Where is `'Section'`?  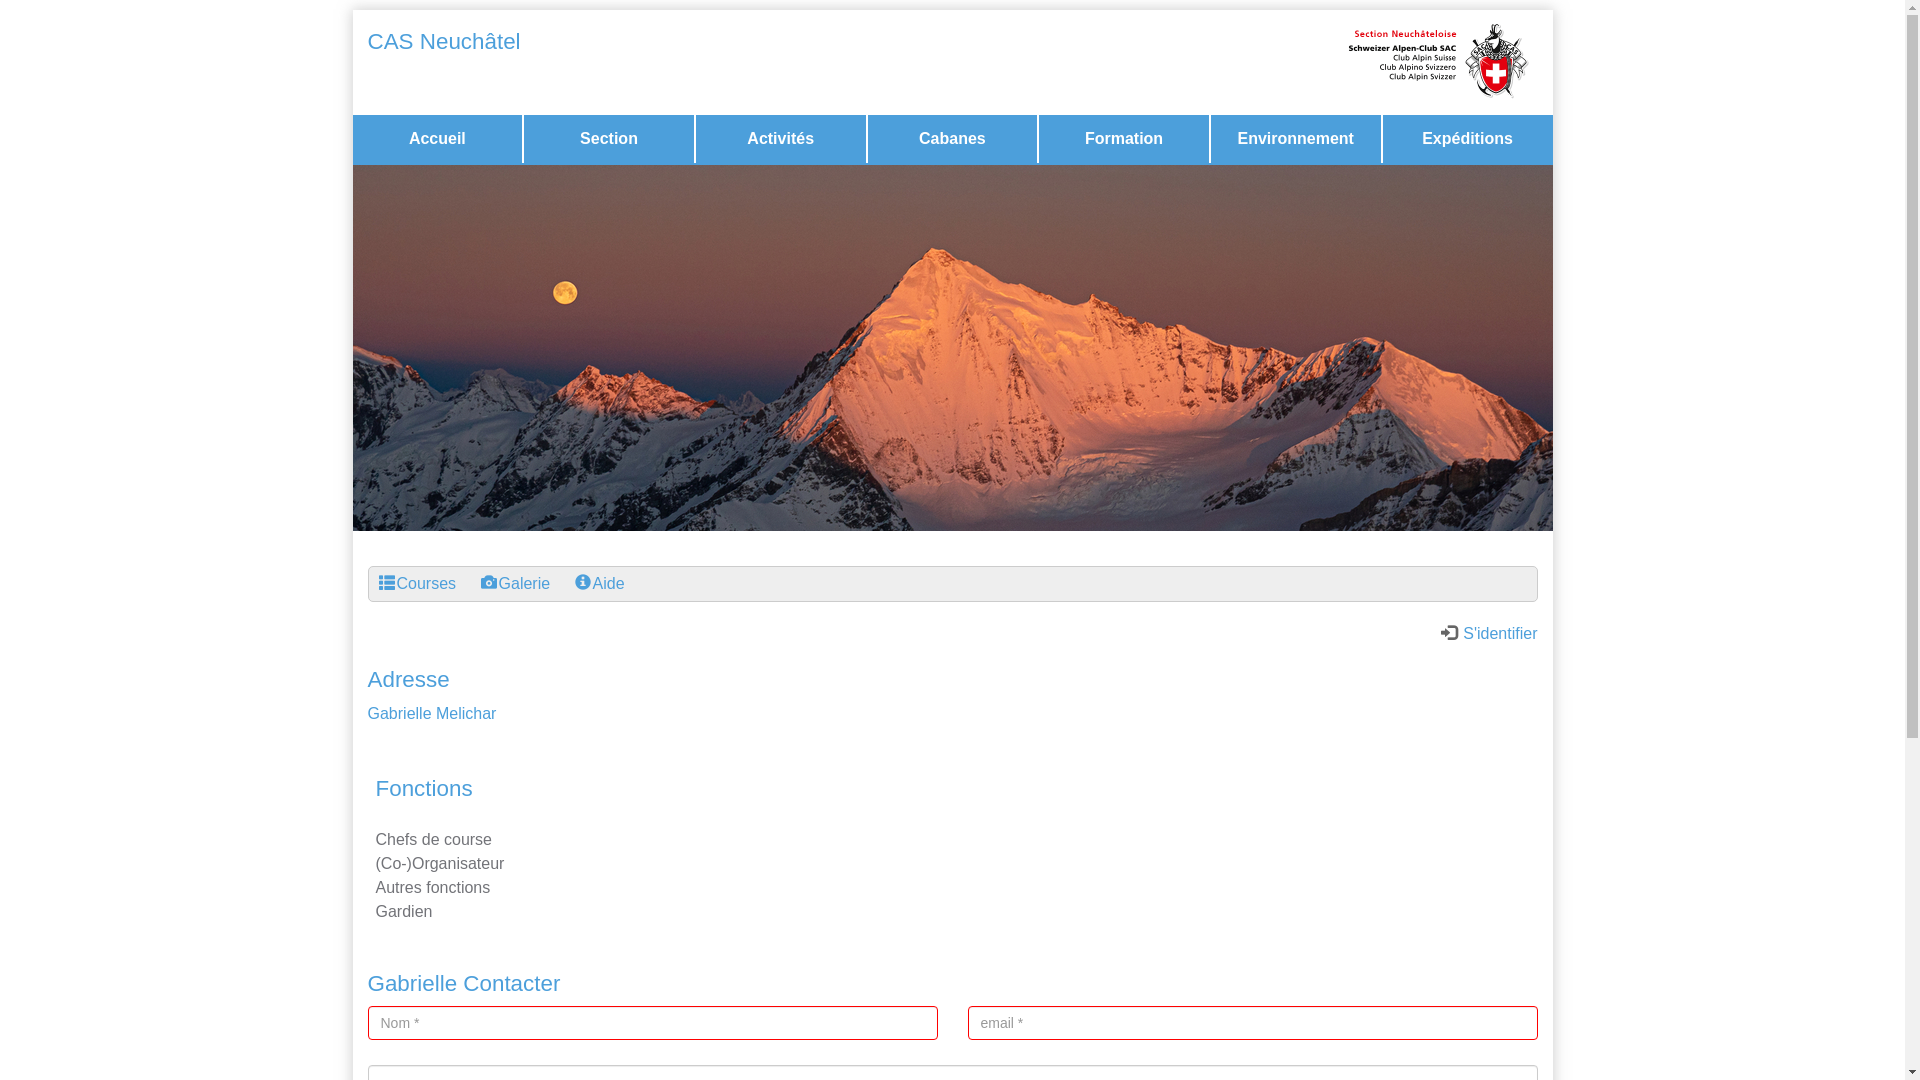 'Section' is located at coordinates (608, 137).